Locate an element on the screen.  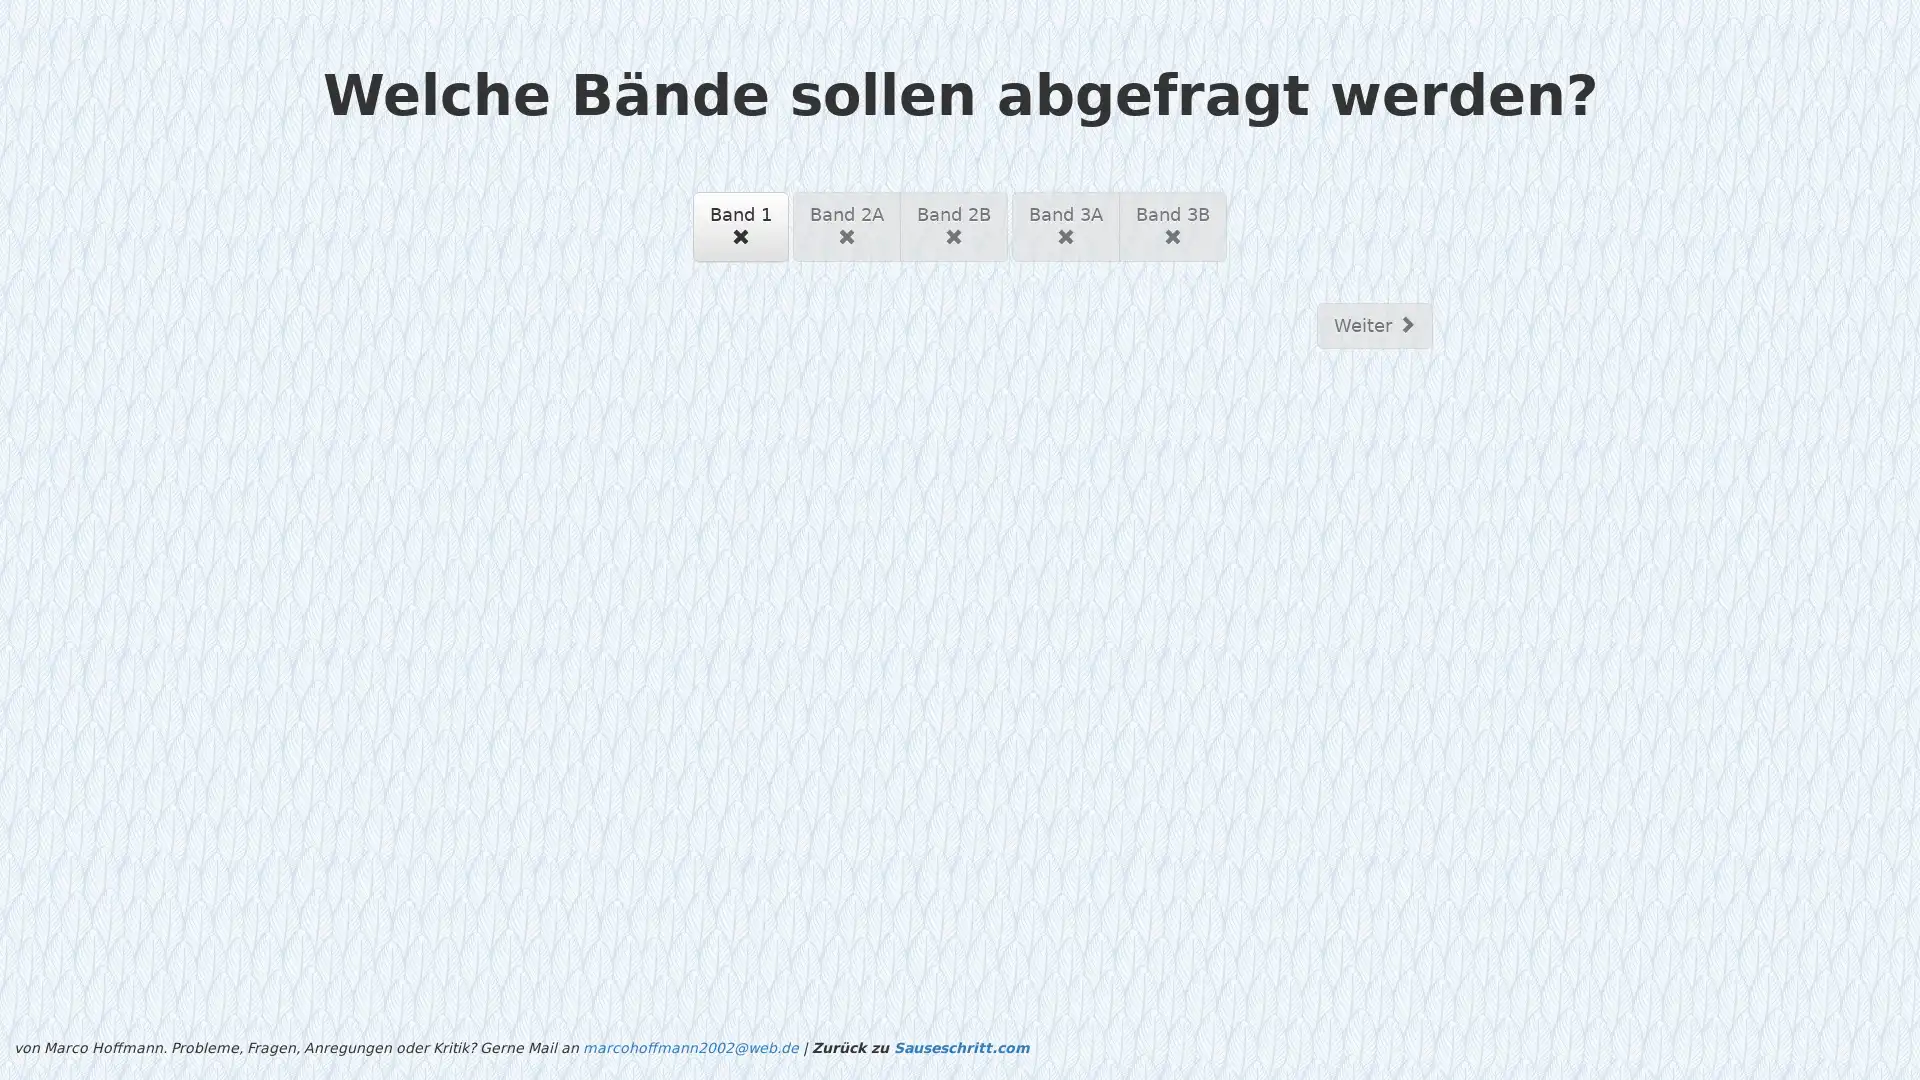
Band 3B is located at coordinates (1172, 226).